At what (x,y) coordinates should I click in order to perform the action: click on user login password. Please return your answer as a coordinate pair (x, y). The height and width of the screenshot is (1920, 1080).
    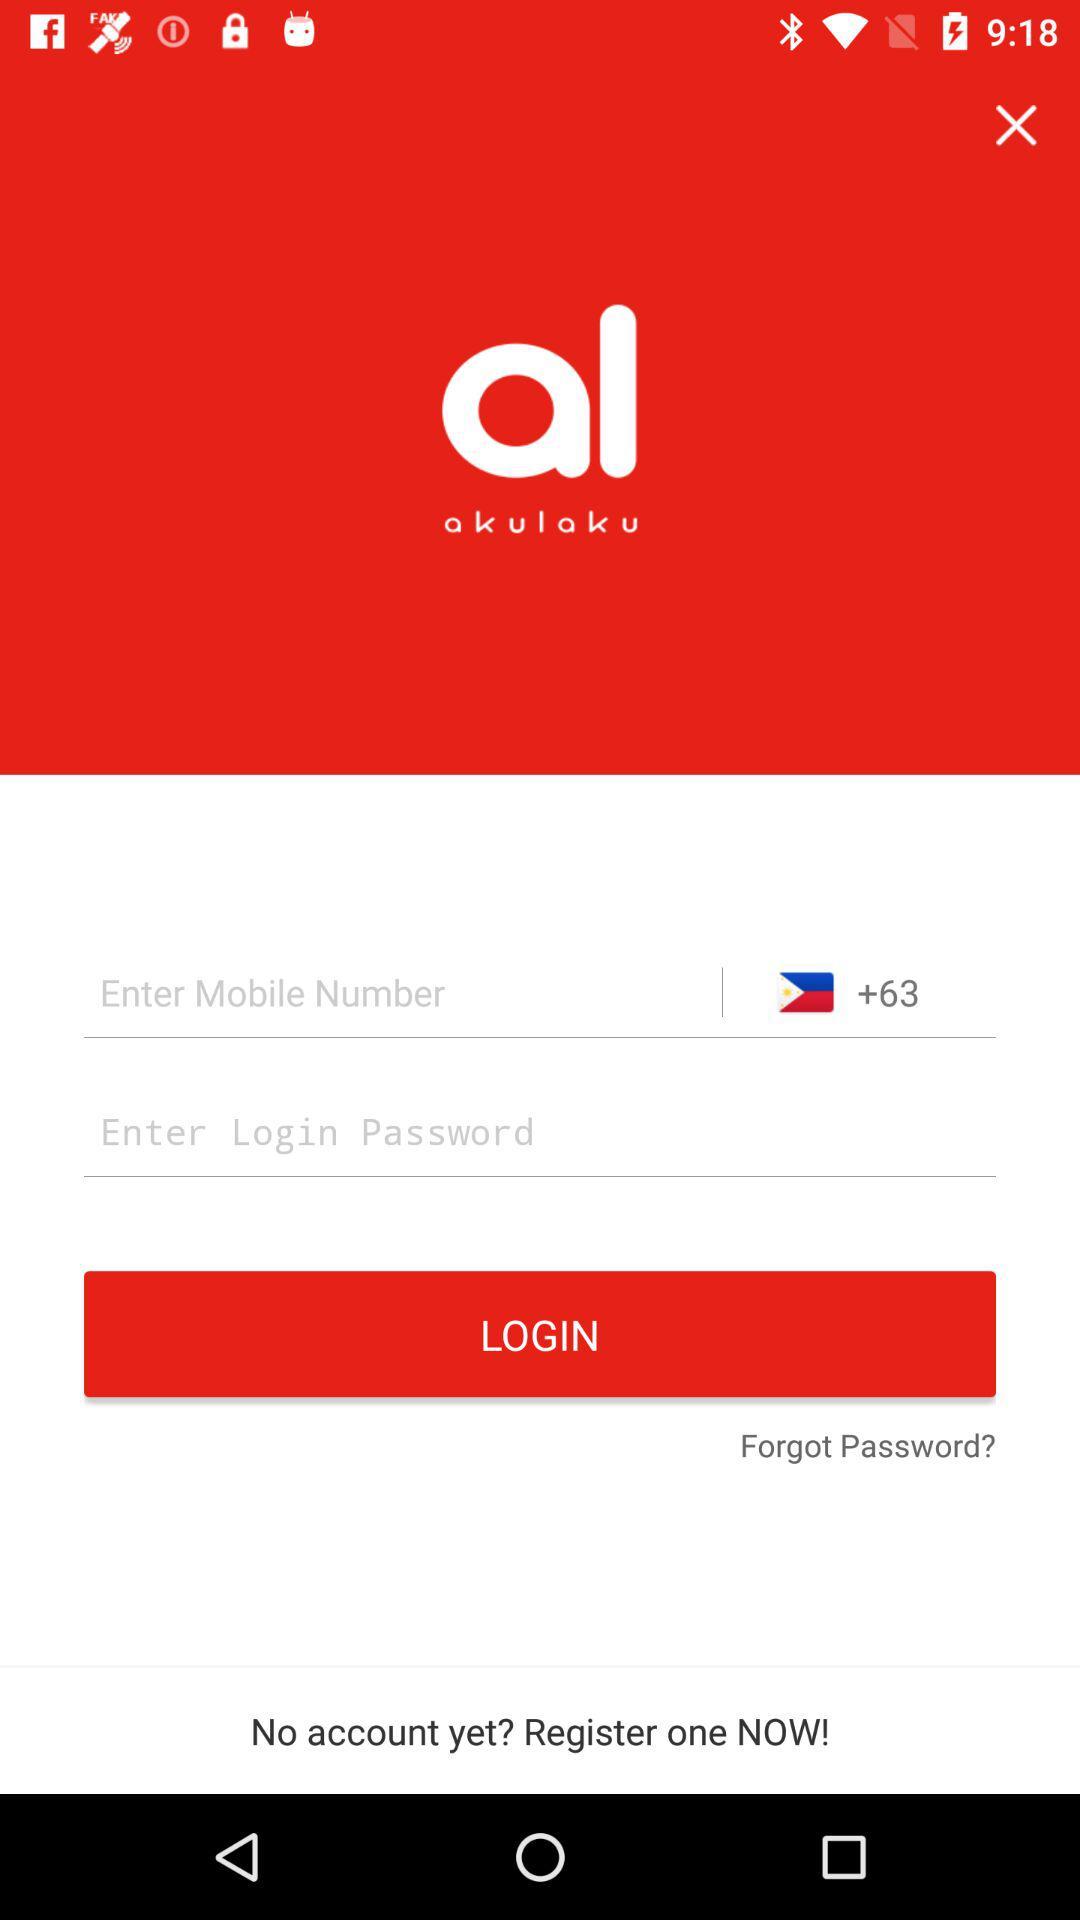
    Looking at the image, I should click on (540, 1131).